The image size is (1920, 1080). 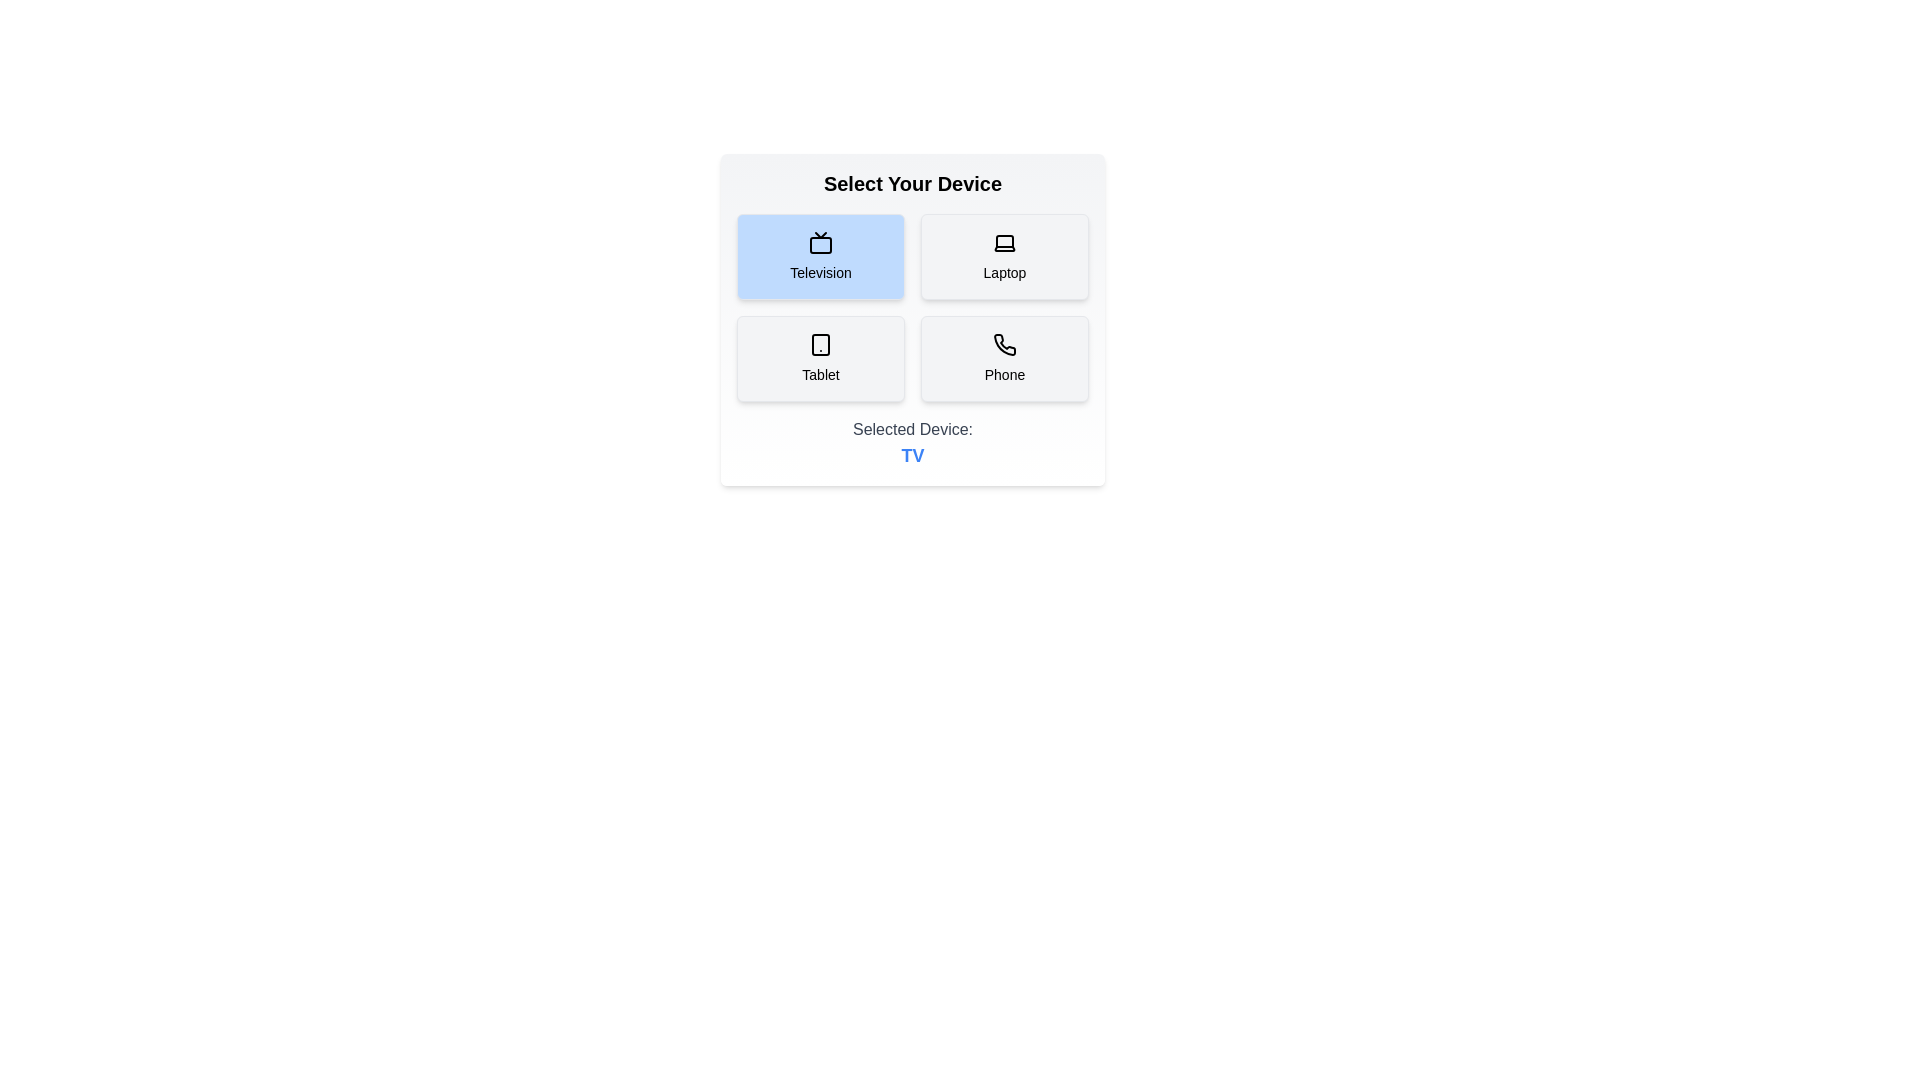 I want to click on the button corresponding to Tablet to select it, so click(x=820, y=357).